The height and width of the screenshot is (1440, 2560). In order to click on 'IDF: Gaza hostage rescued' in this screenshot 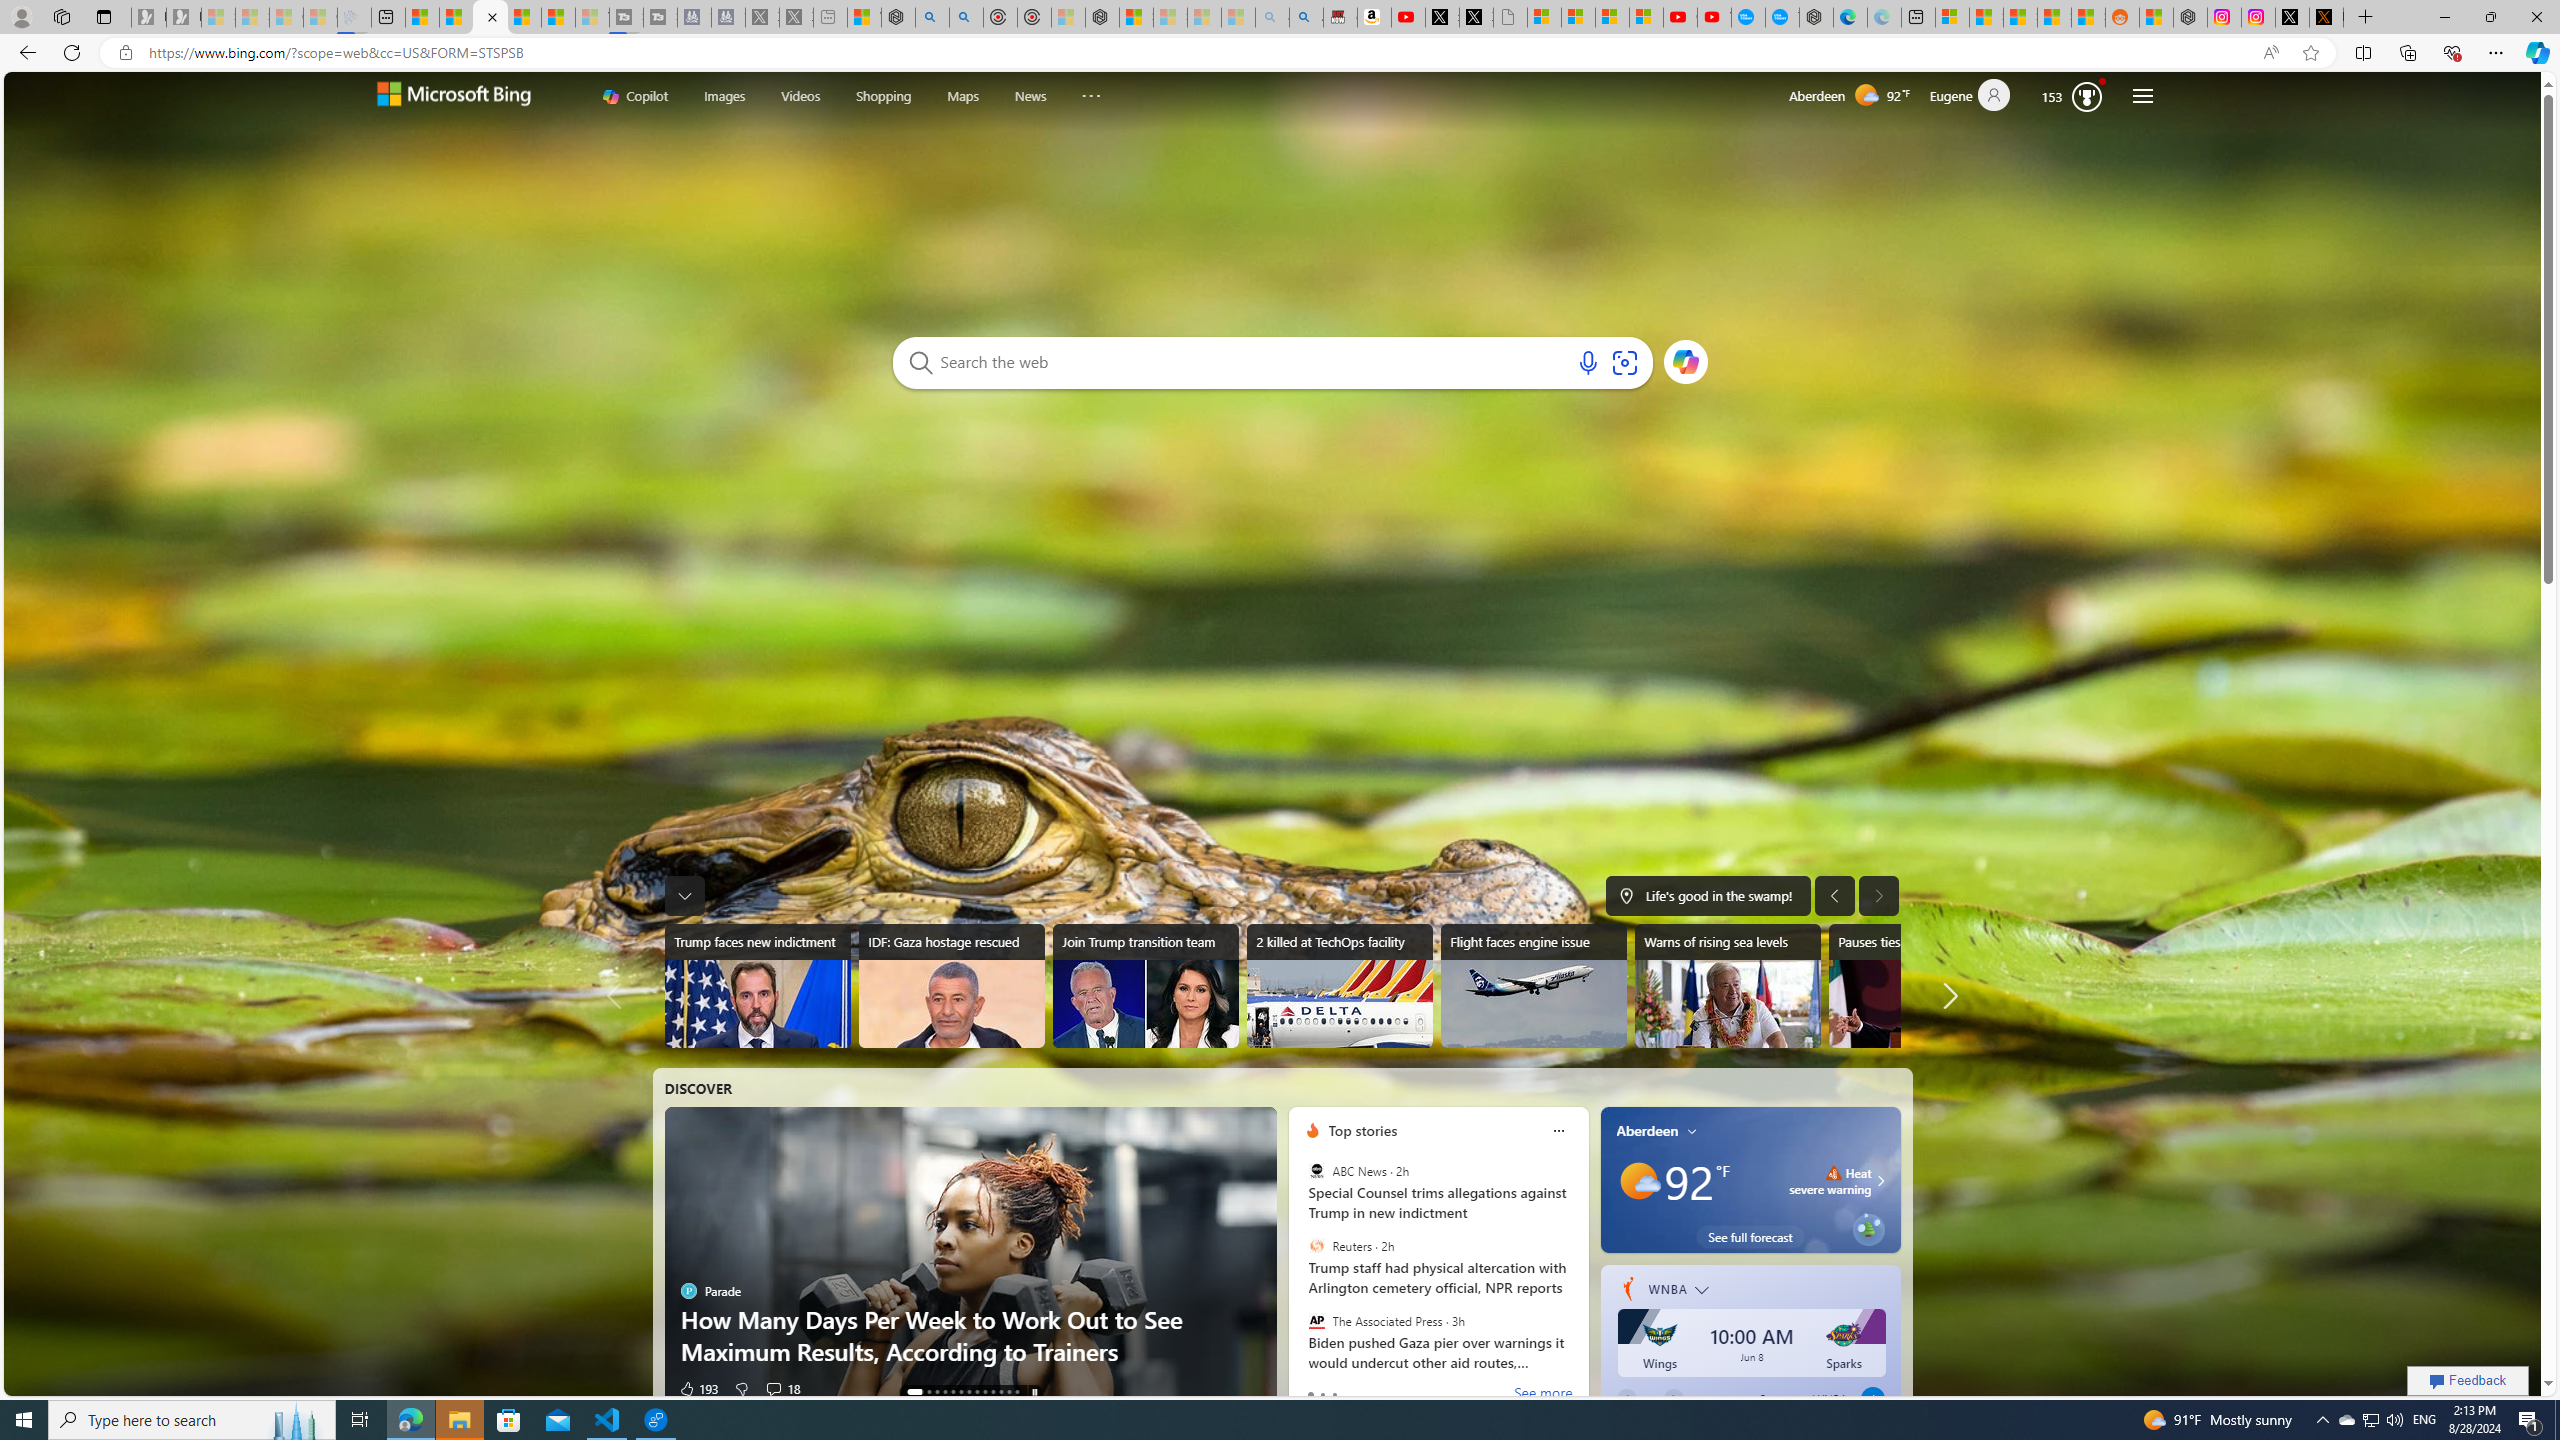, I will do `click(950, 985)`.